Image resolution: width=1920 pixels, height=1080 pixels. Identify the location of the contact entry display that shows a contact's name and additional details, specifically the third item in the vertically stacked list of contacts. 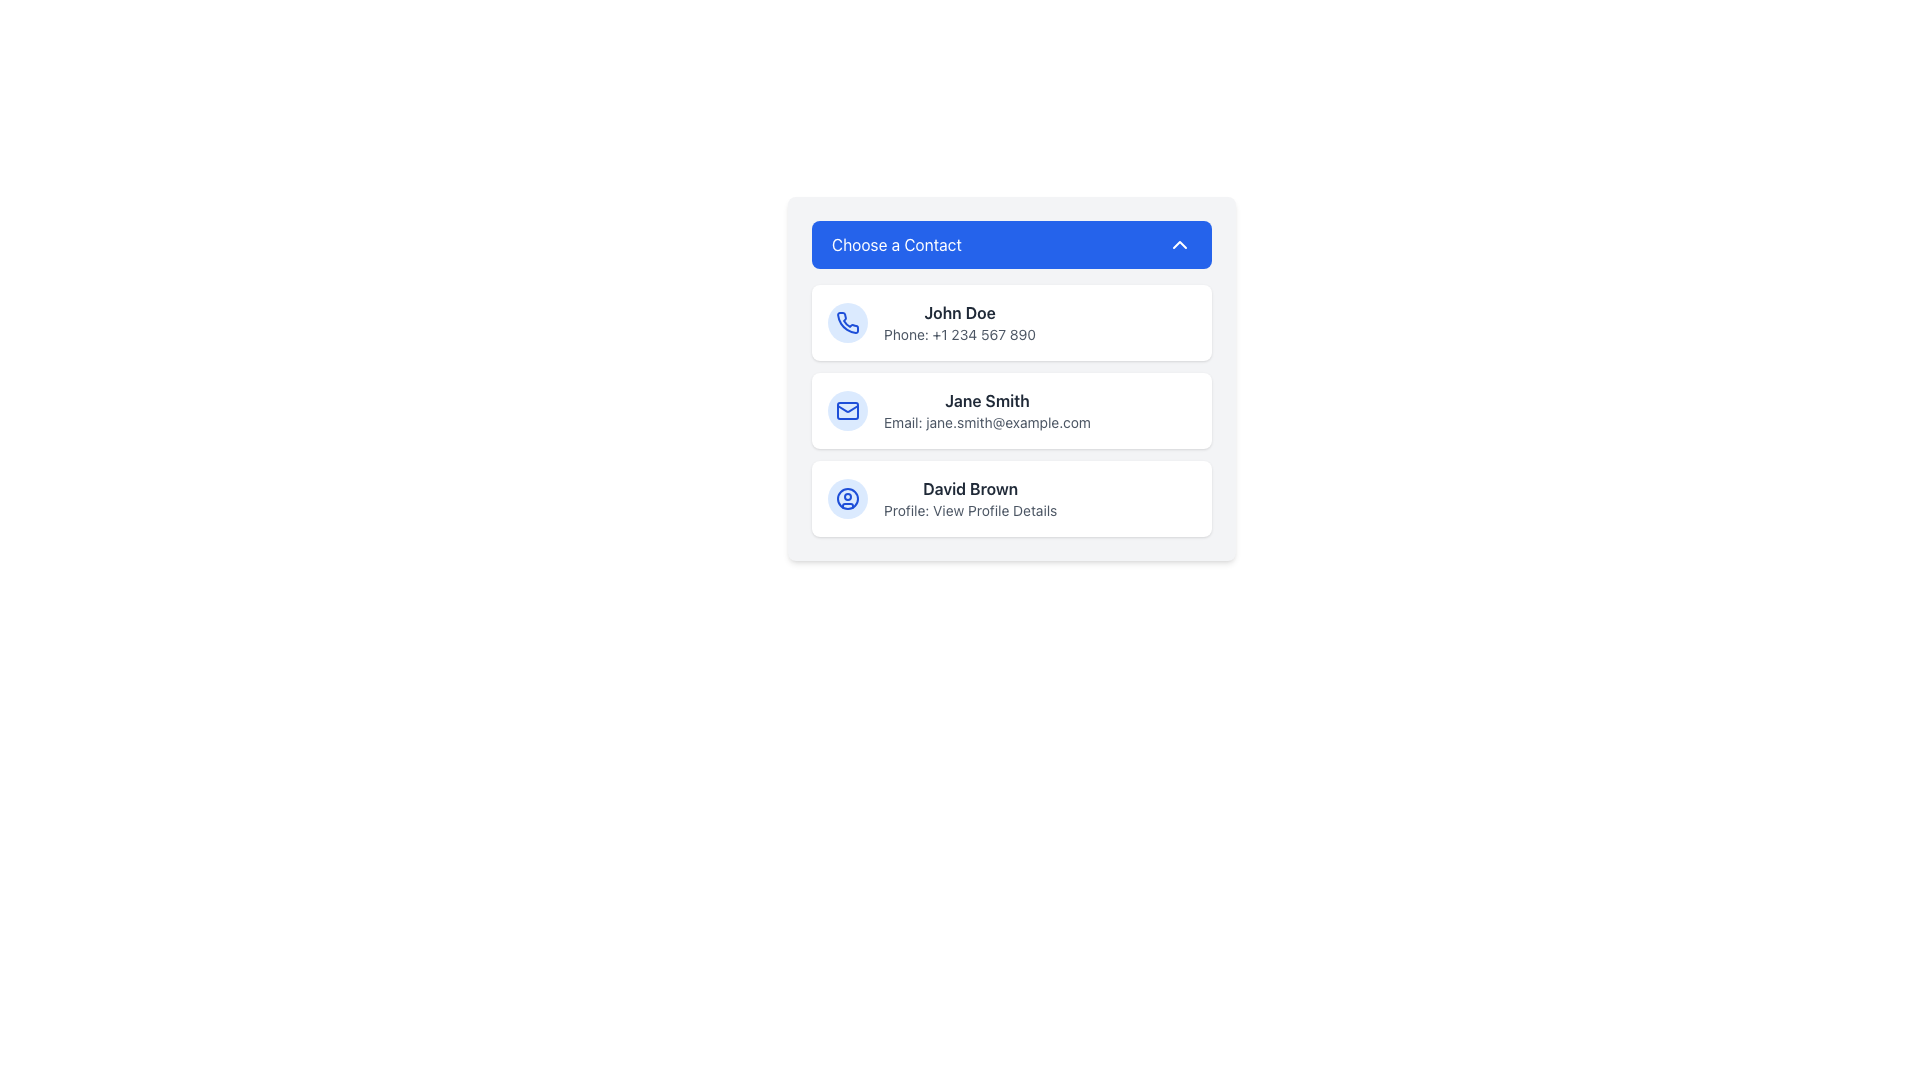
(970, 497).